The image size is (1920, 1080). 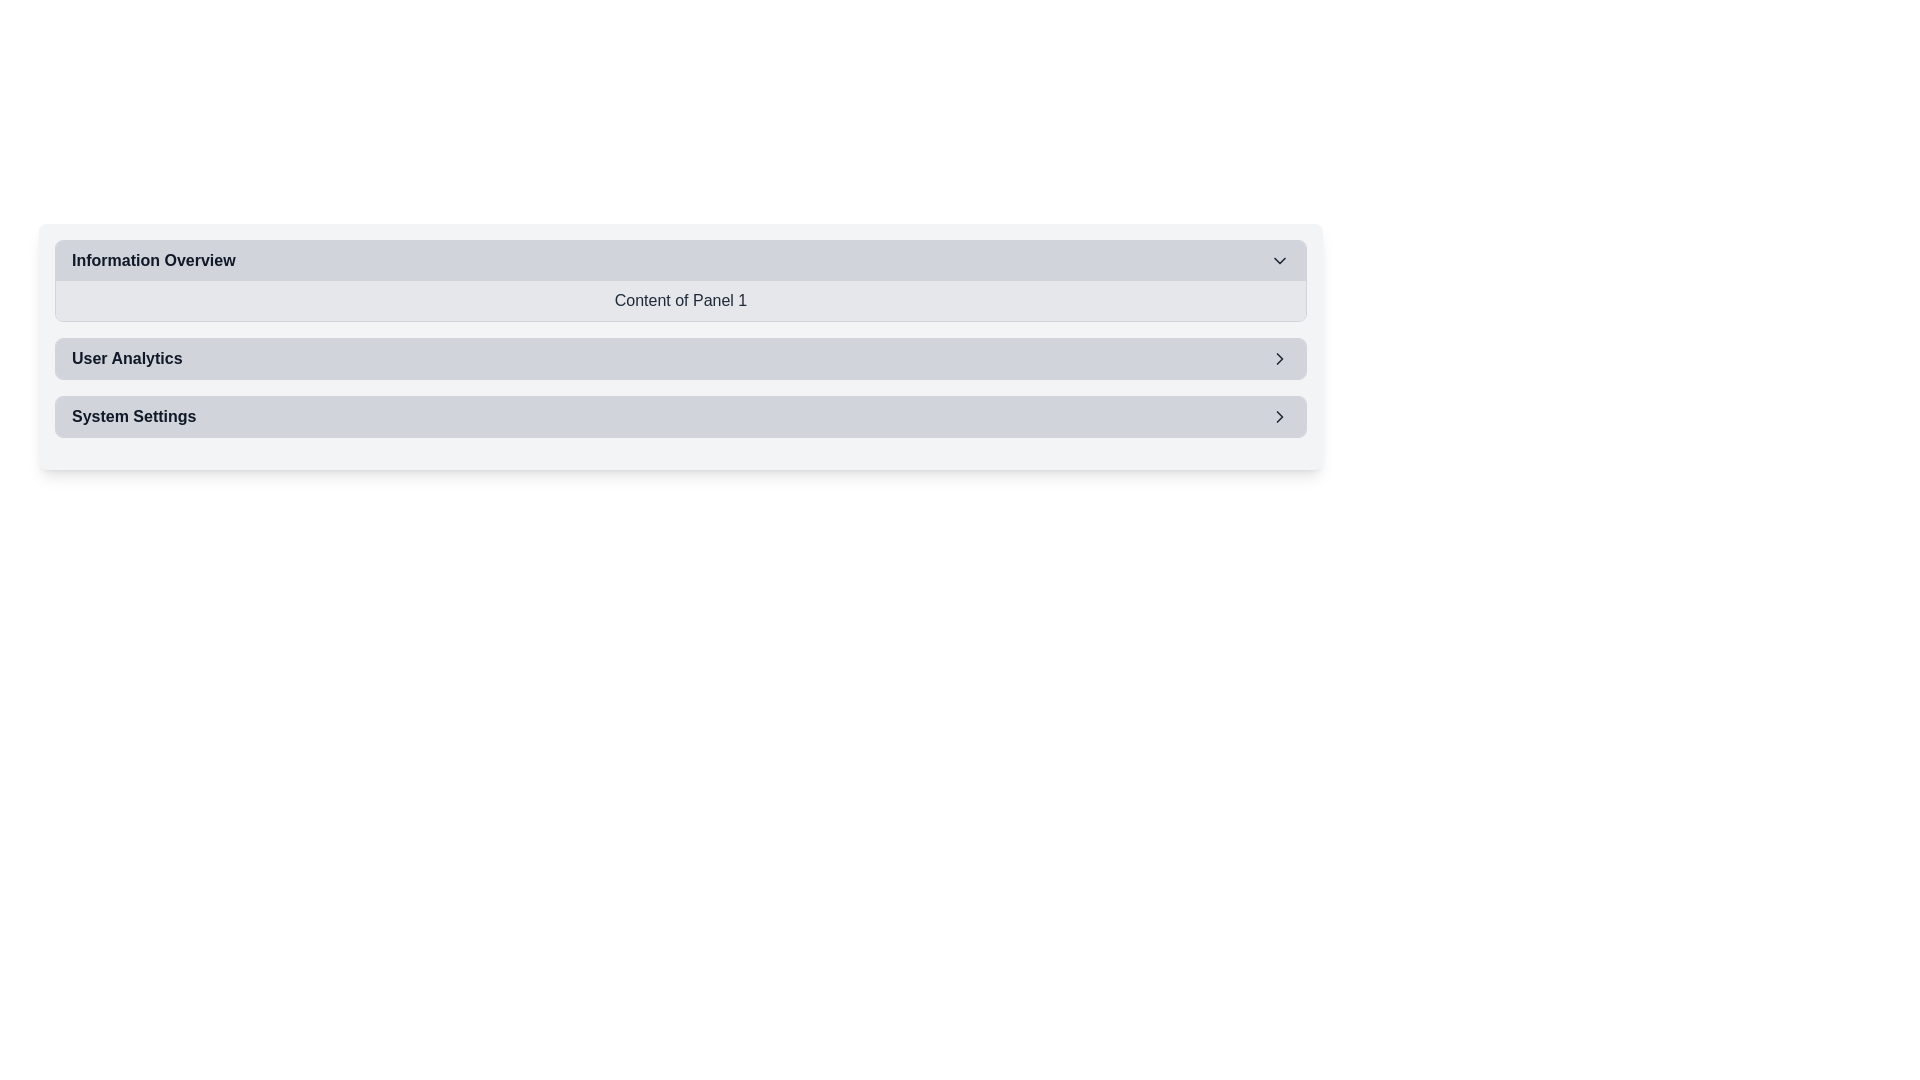 I want to click on the rightward-pointing chevron icon in the 'System Settings' section, so click(x=1280, y=415).